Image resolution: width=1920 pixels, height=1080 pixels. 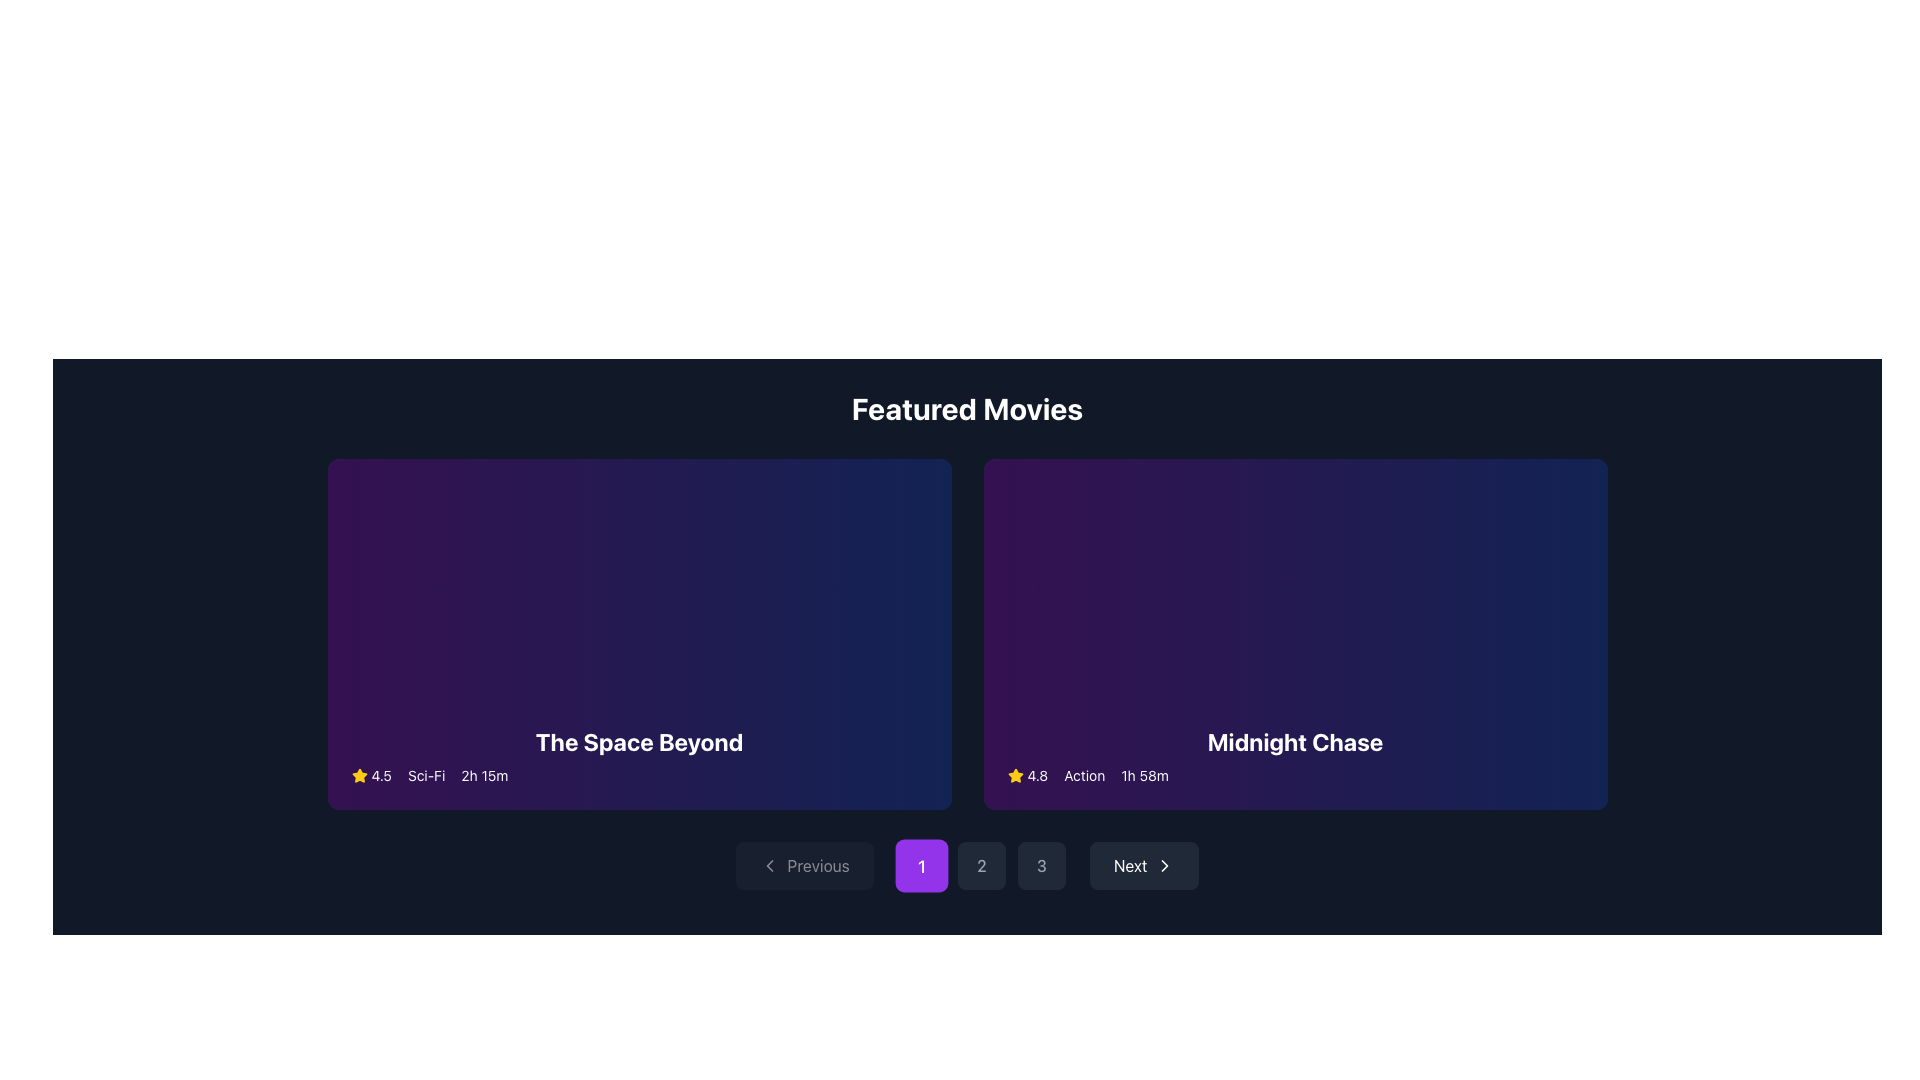 What do you see at coordinates (638, 756) in the screenshot?
I see `the Informational Text Block titled 'The Space Beyond', which displays a rating of 4.5, genre Sci-Fi, and duration 2h 15m, located at the bottom-left corner of the movie card in the 'Featured Movies' section` at bounding box center [638, 756].